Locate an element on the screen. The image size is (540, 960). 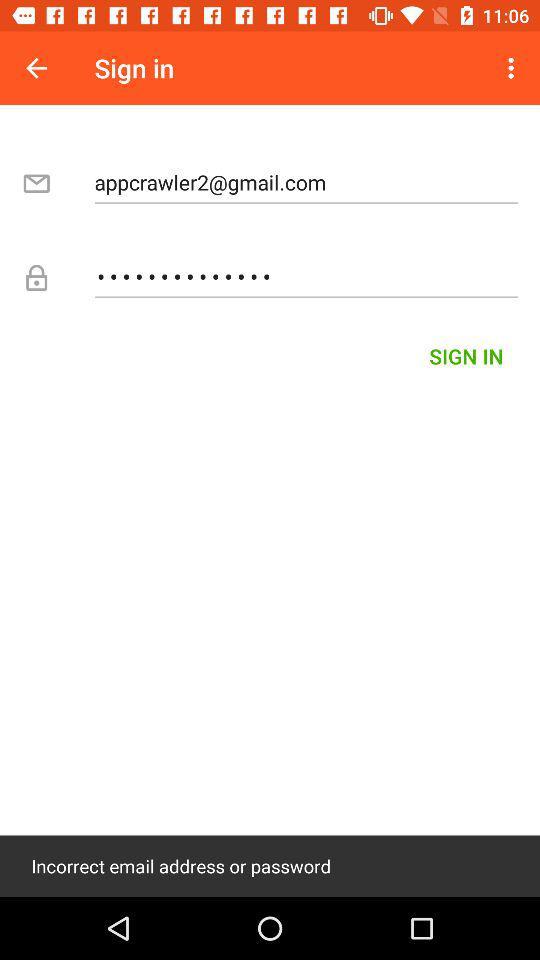
the icon below the sign in is located at coordinates (306, 182).